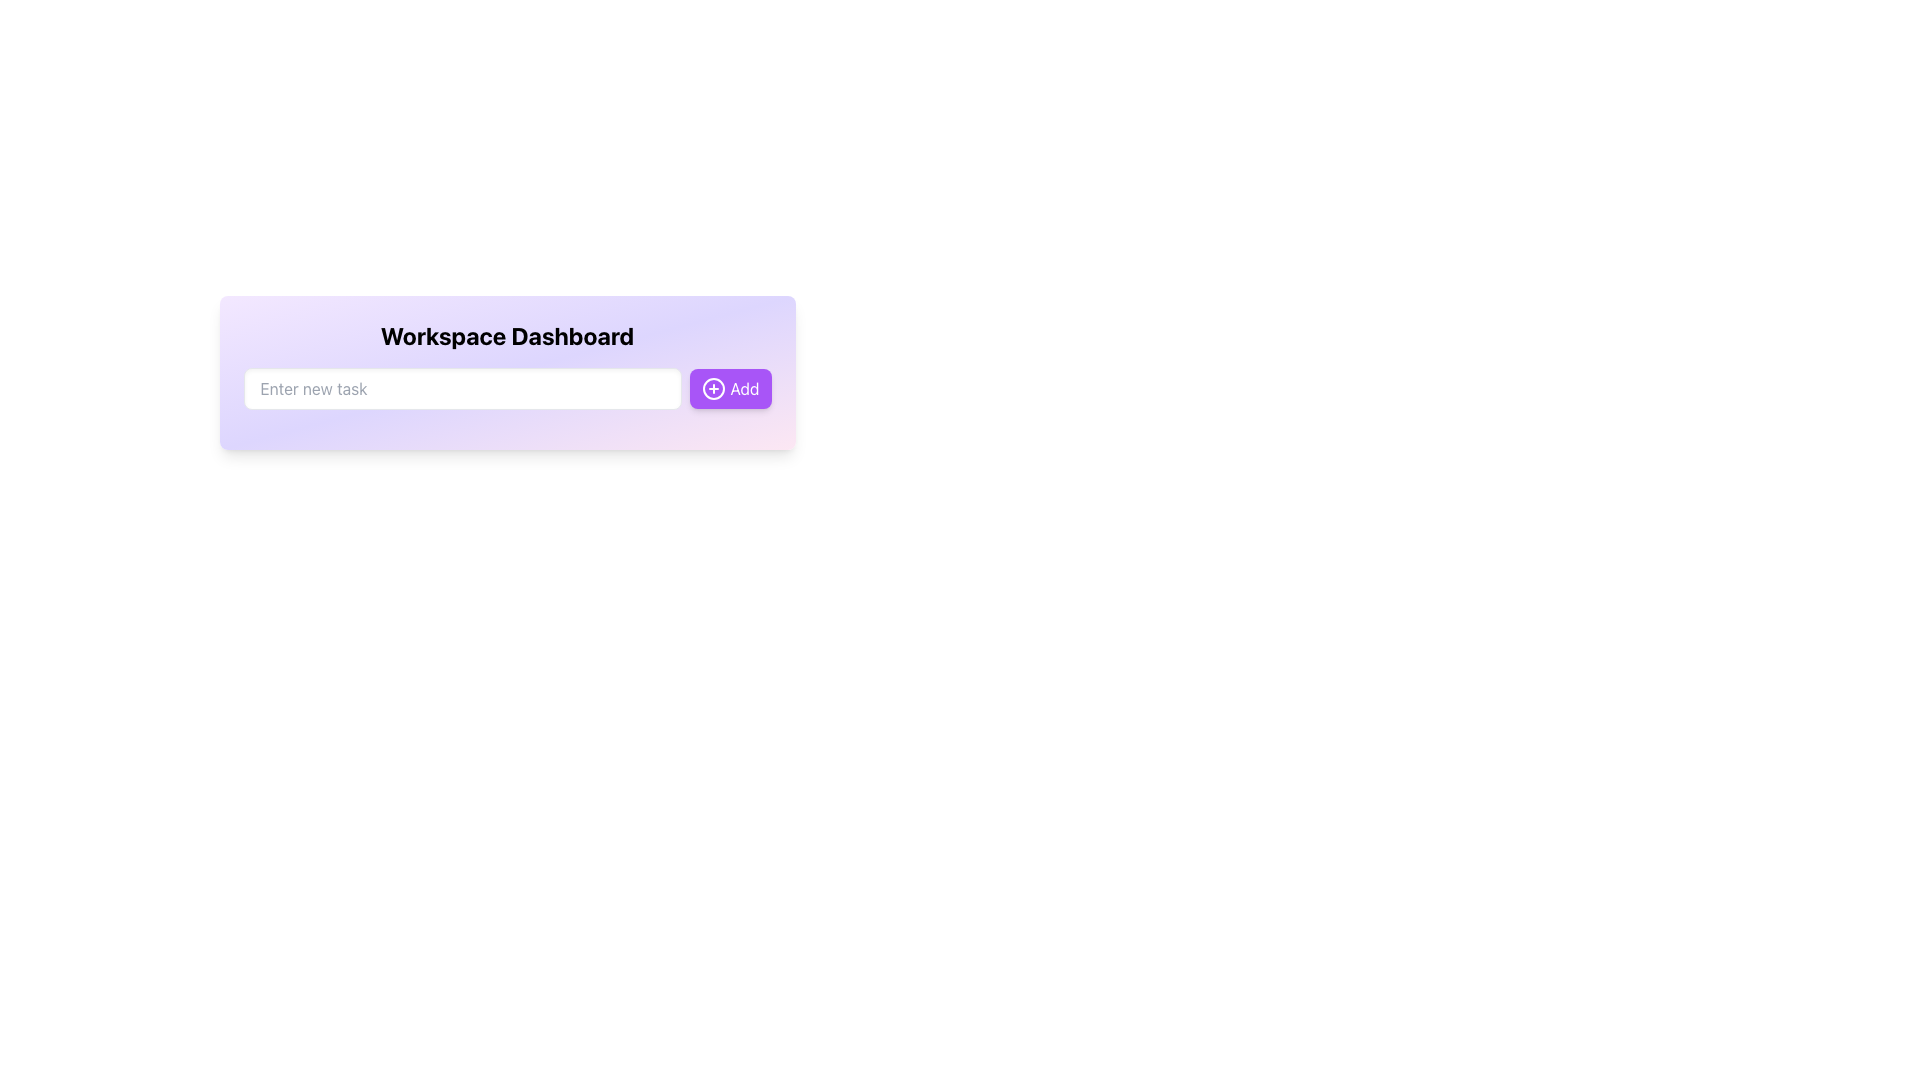  I want to click on the 'Add' button with a purple background and rounded corners, so click(729, 389).